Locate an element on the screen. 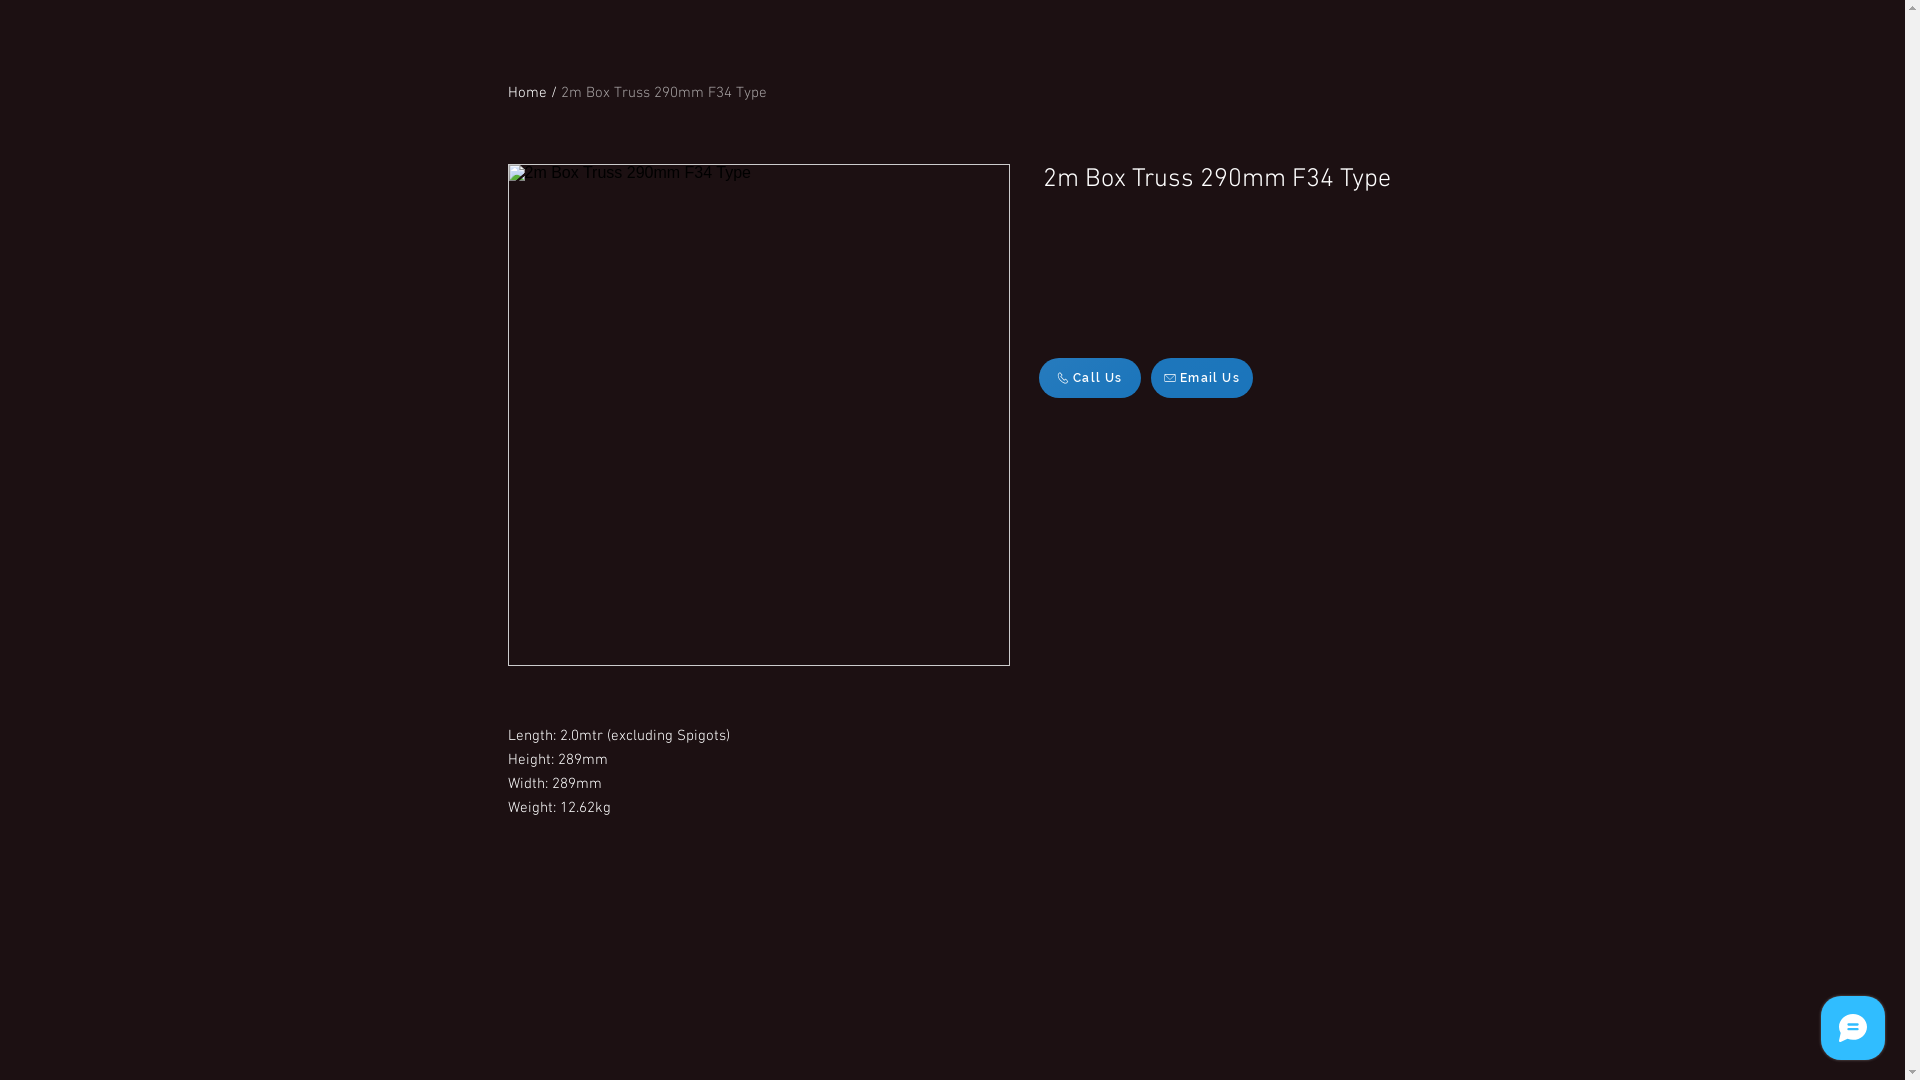  '2m Box Truss 290mm F34 Type' is located at coordinates (560, 92).